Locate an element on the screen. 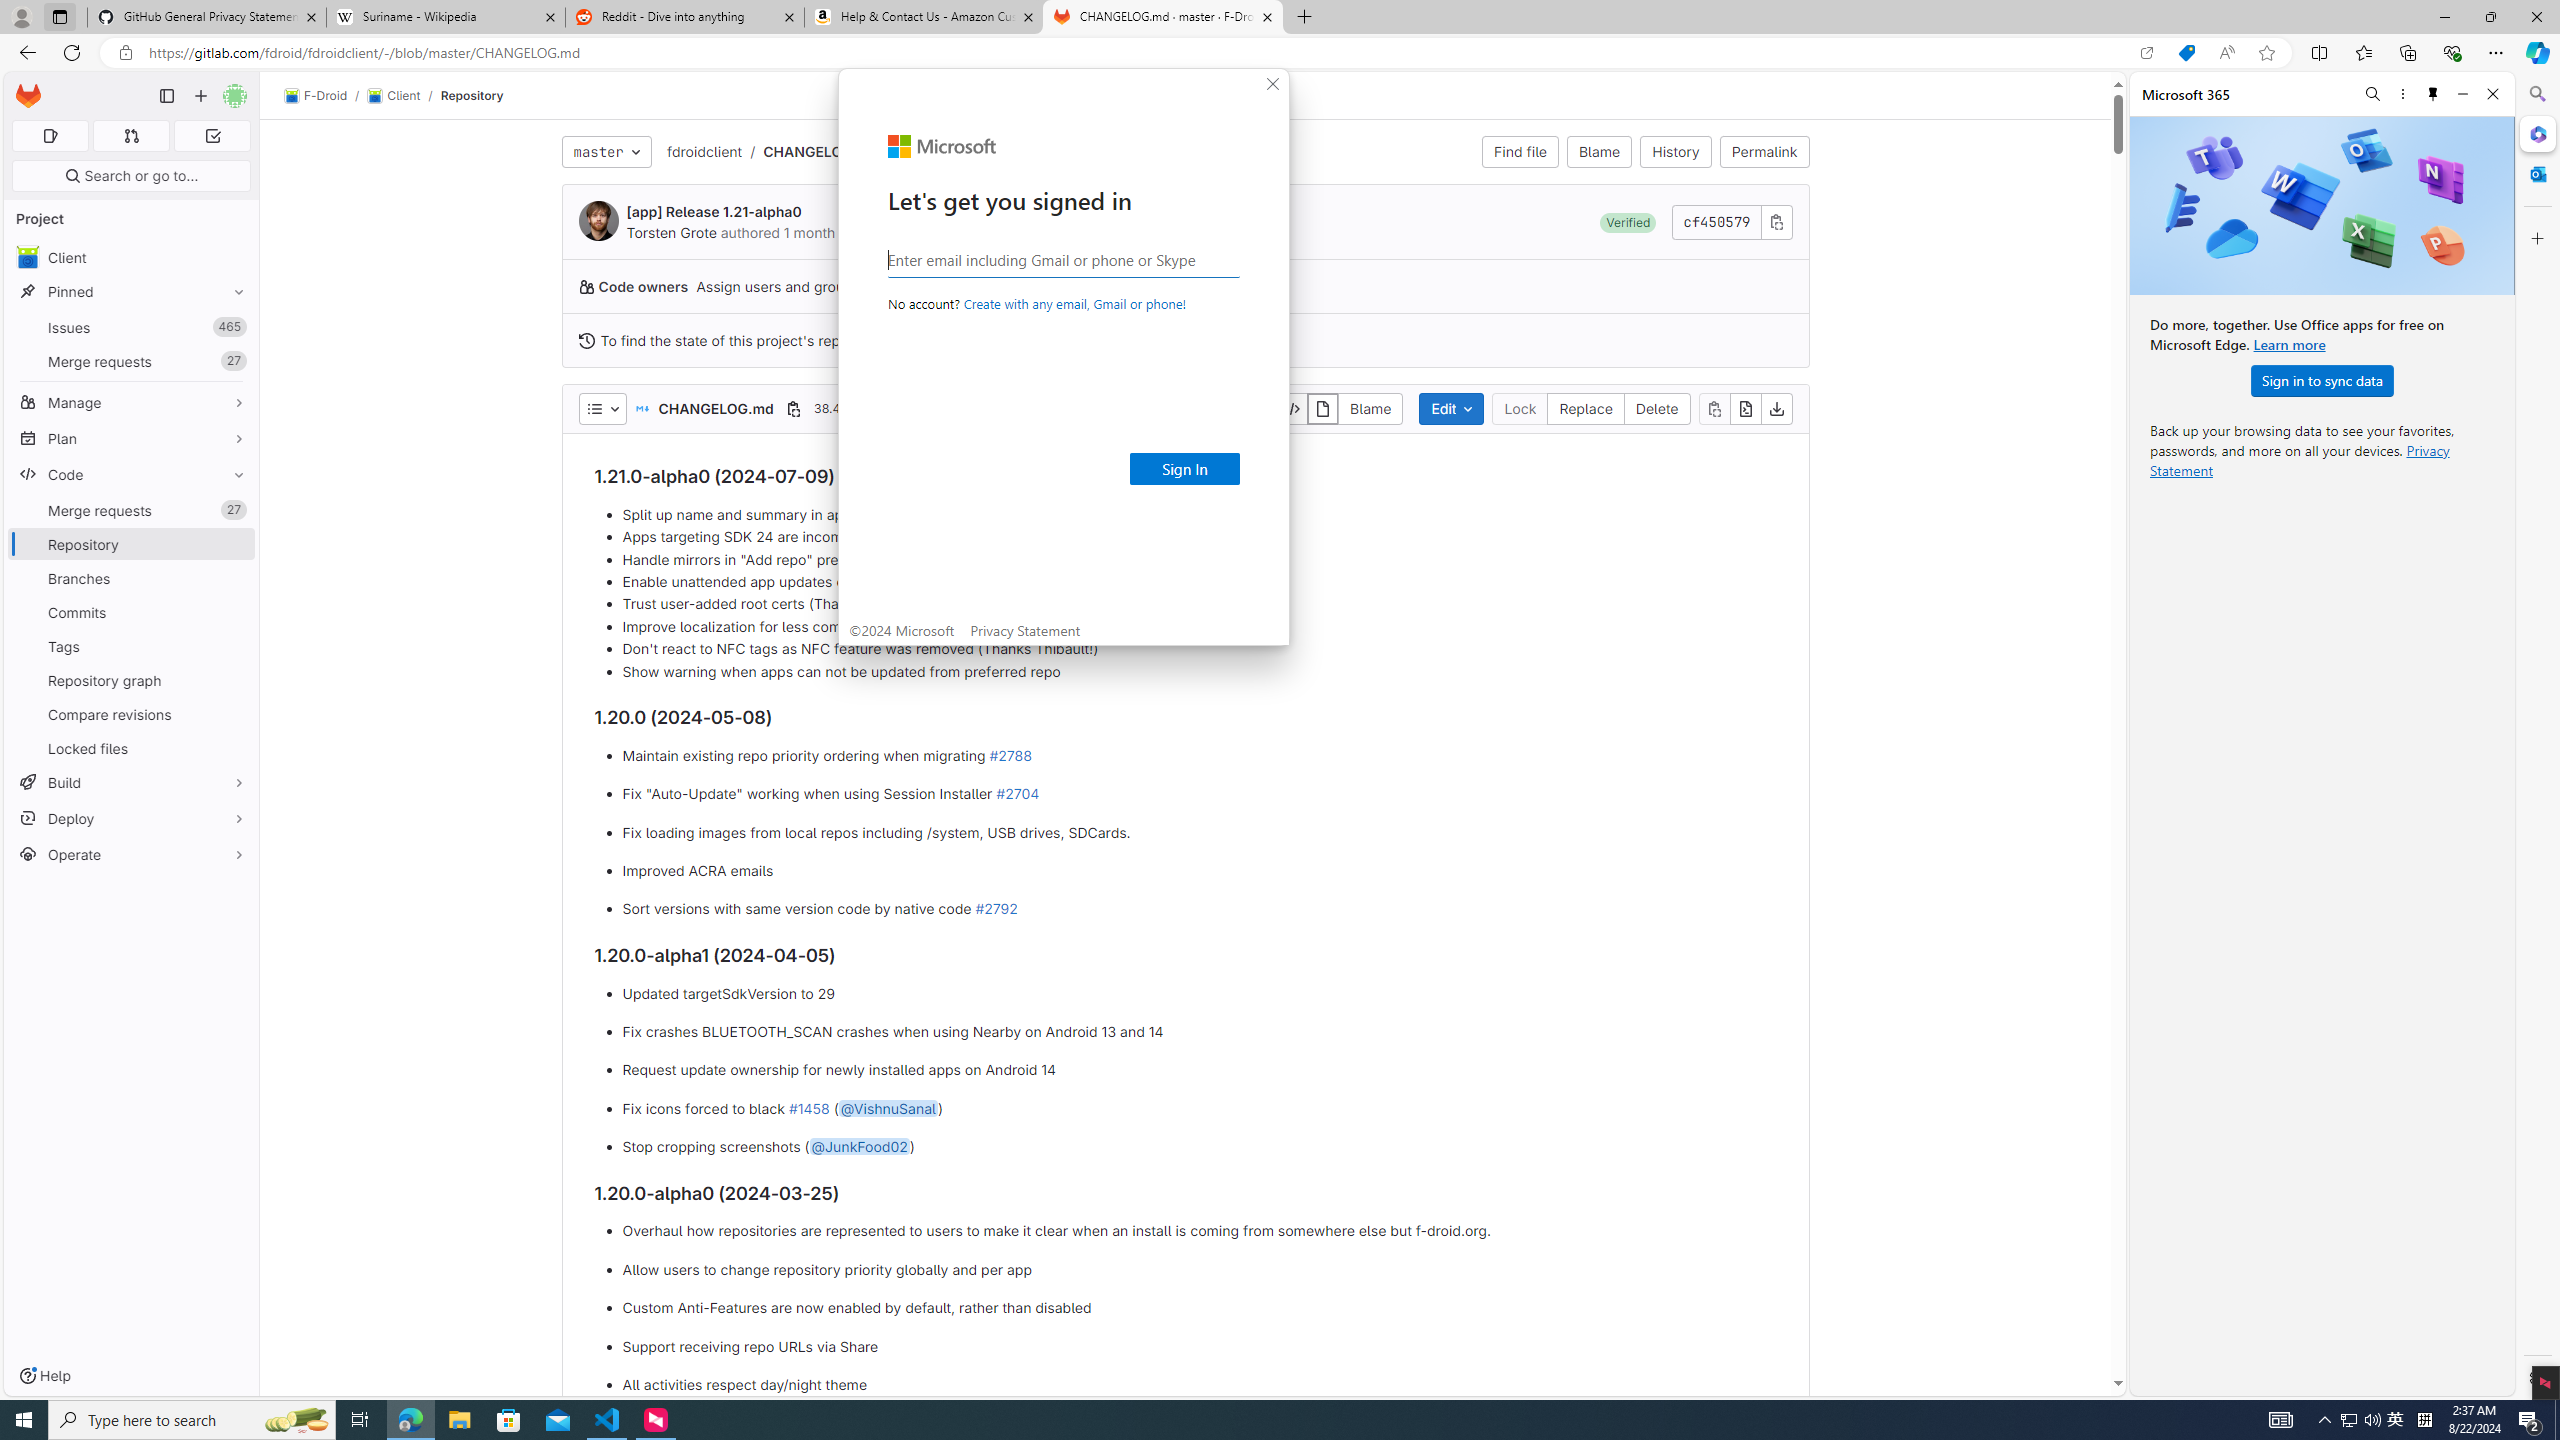 The width and height of the screenshot is (2560, 1440). 'Locked files' is located at coordinates (130, 747).